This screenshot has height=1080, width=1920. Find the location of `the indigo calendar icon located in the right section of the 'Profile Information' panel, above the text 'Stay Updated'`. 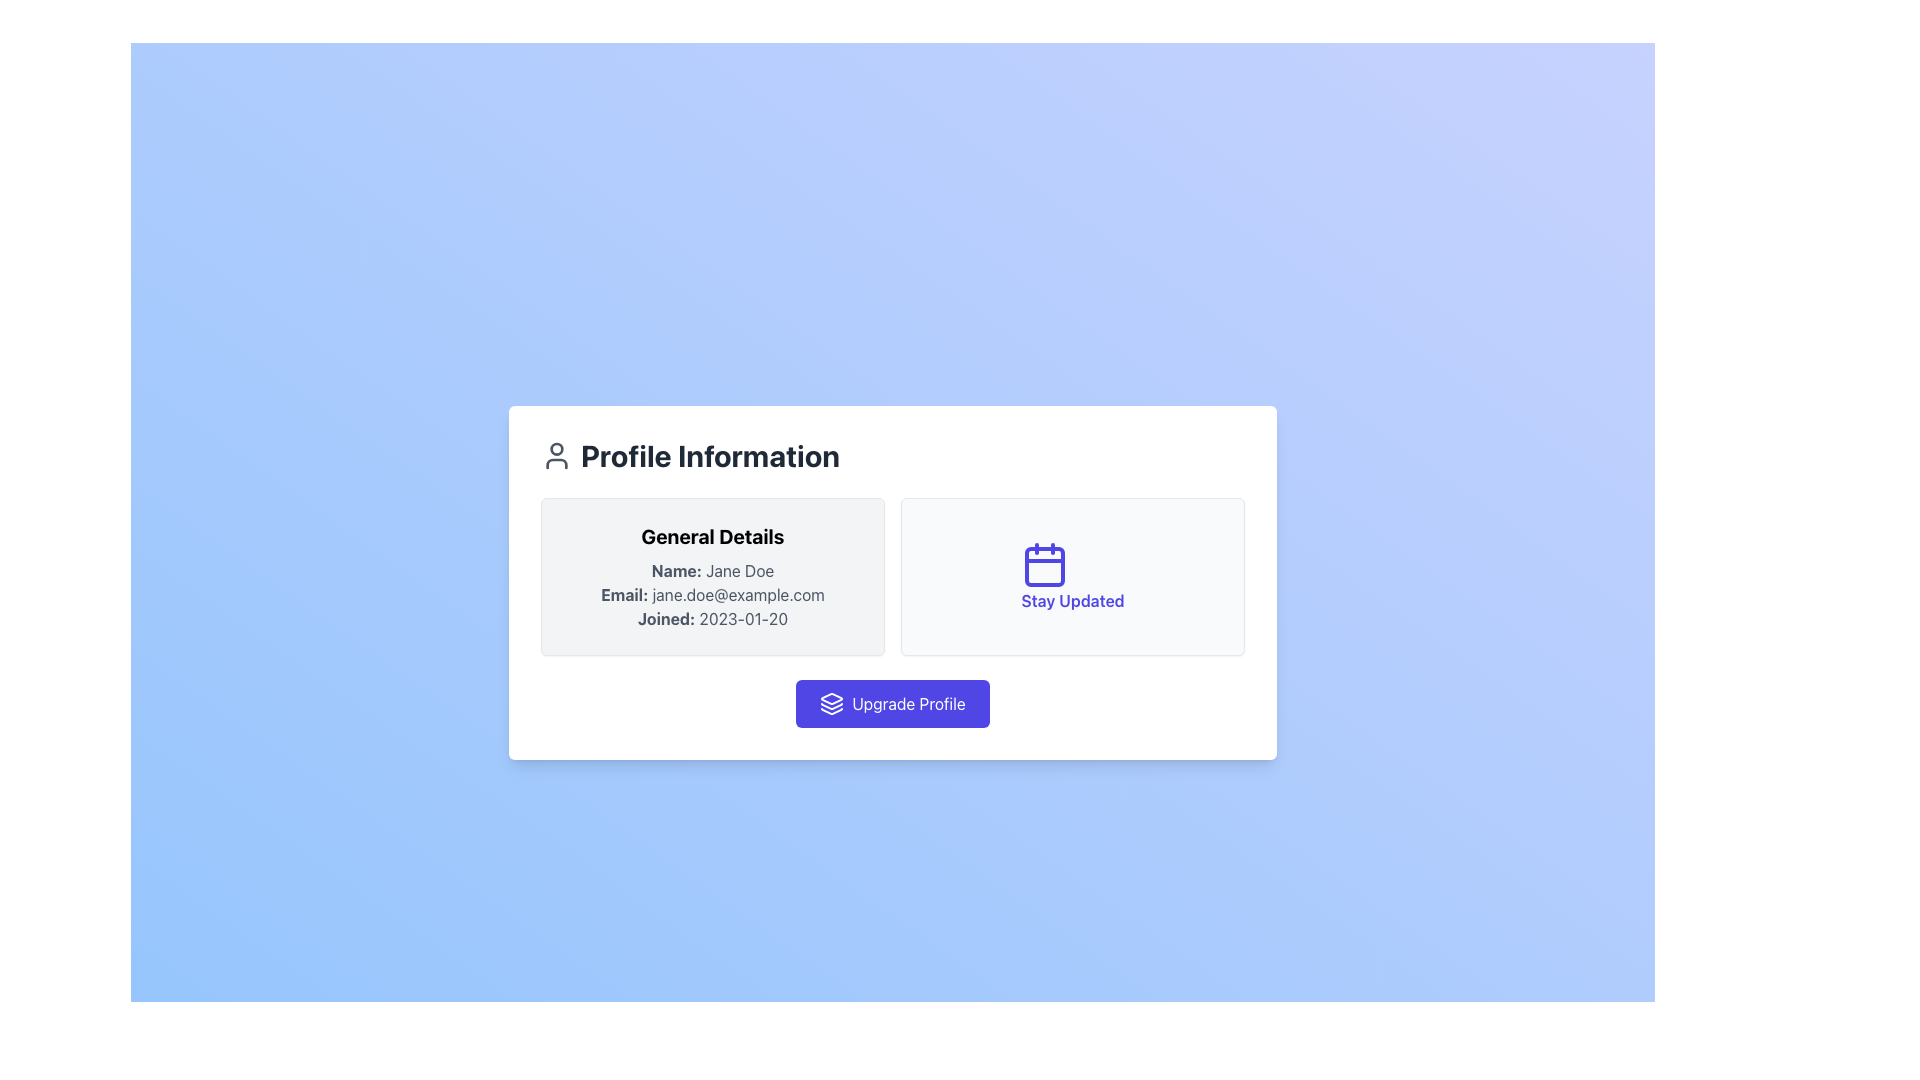

the indigo calendar icon located in the right section of the 'Profile Information' panel, above the text 'Stay Updated' is located at coordinates (1044, 564).